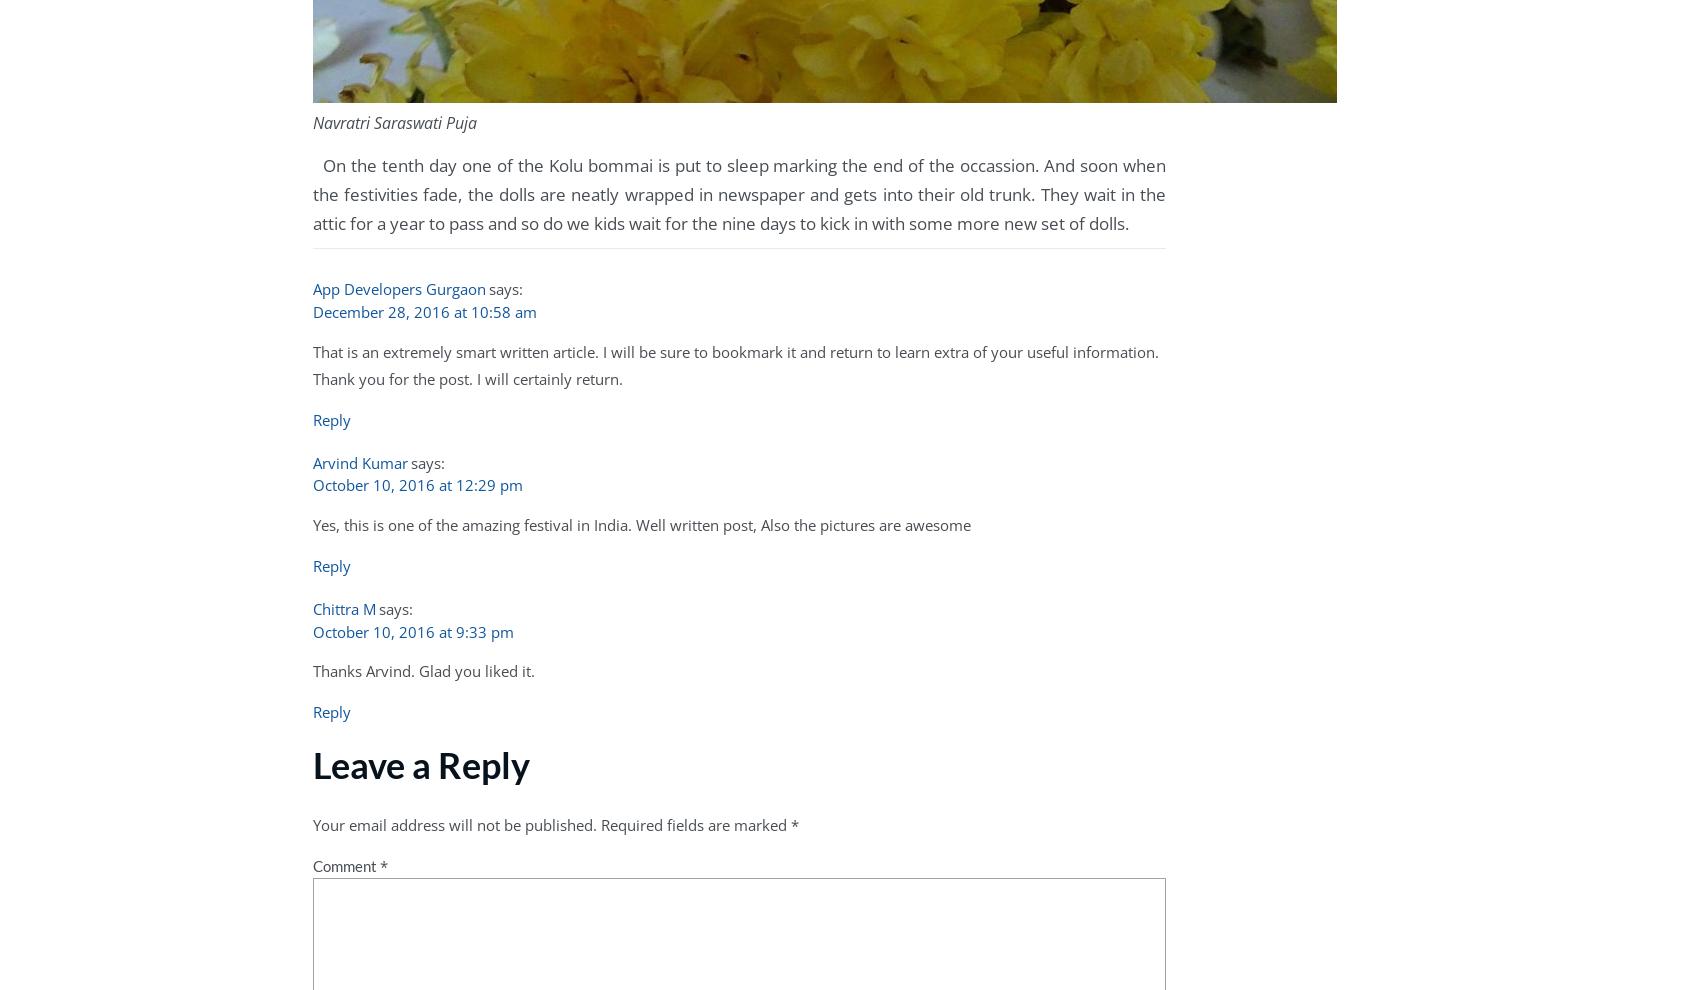 The width and height of the screenshot is (1700, 990). I want to click on 'Comment', so click(312, 864).